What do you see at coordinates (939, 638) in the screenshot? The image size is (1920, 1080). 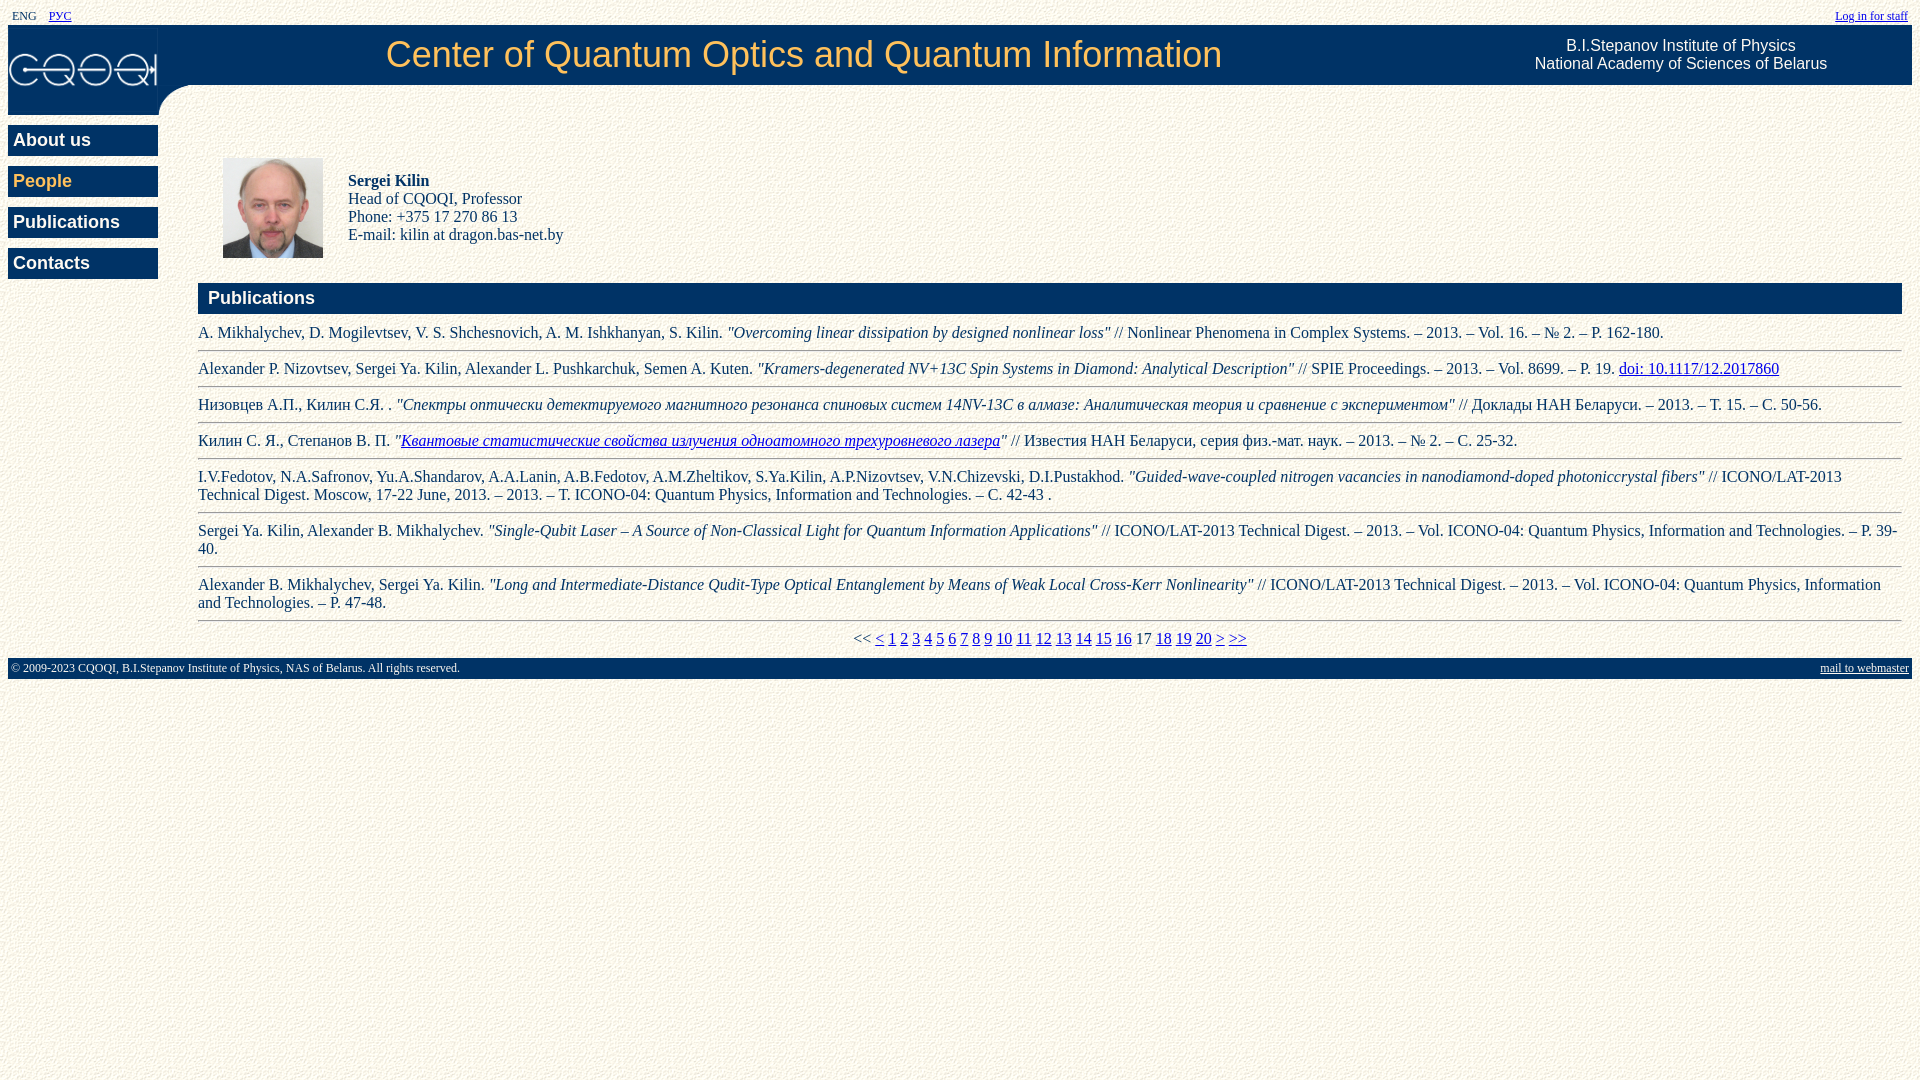 I see `'5'` at bounding box center [939, 638].